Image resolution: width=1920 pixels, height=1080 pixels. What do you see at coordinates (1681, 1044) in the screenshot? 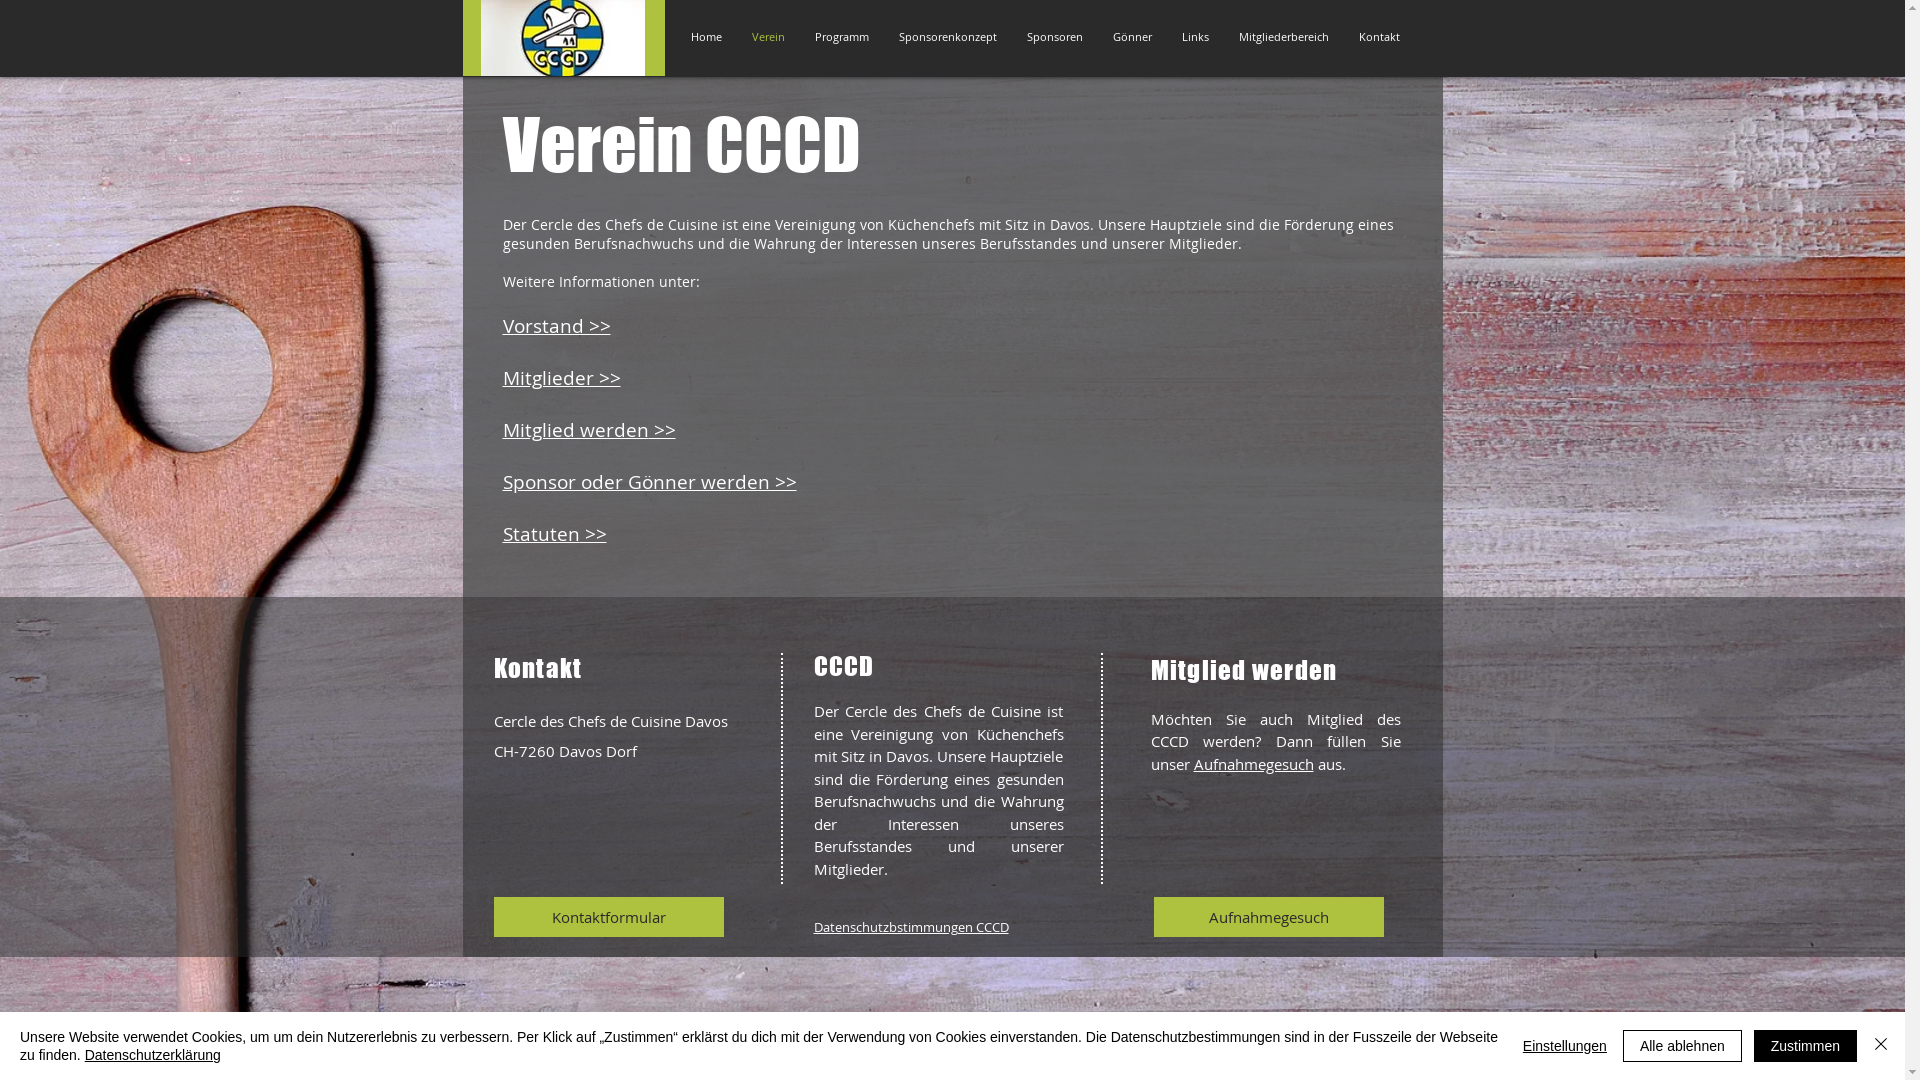
I see `'Alle ablehnen'` at bounding box center [1681, 1044].